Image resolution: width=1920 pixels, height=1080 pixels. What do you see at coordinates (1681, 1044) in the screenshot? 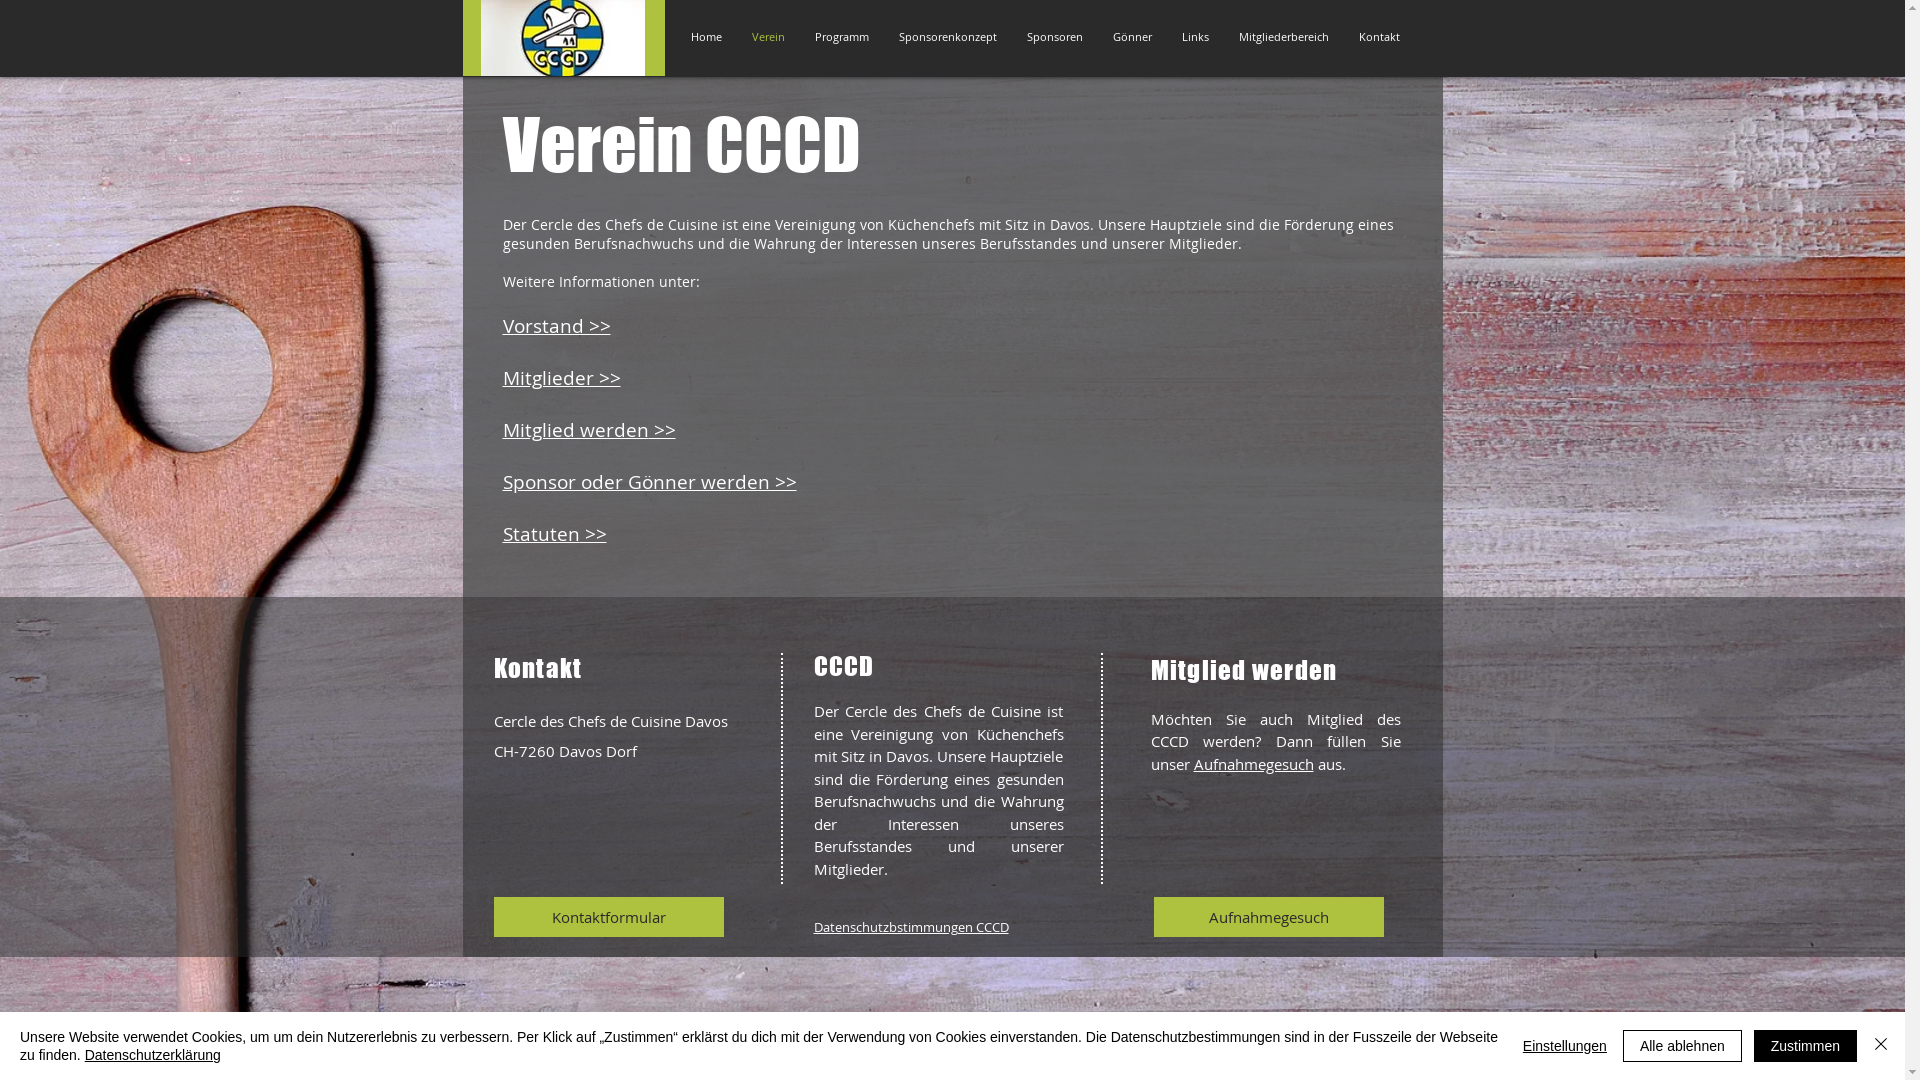
I see `'Alle ablehnen'` at bounding box center [1681, 1044].